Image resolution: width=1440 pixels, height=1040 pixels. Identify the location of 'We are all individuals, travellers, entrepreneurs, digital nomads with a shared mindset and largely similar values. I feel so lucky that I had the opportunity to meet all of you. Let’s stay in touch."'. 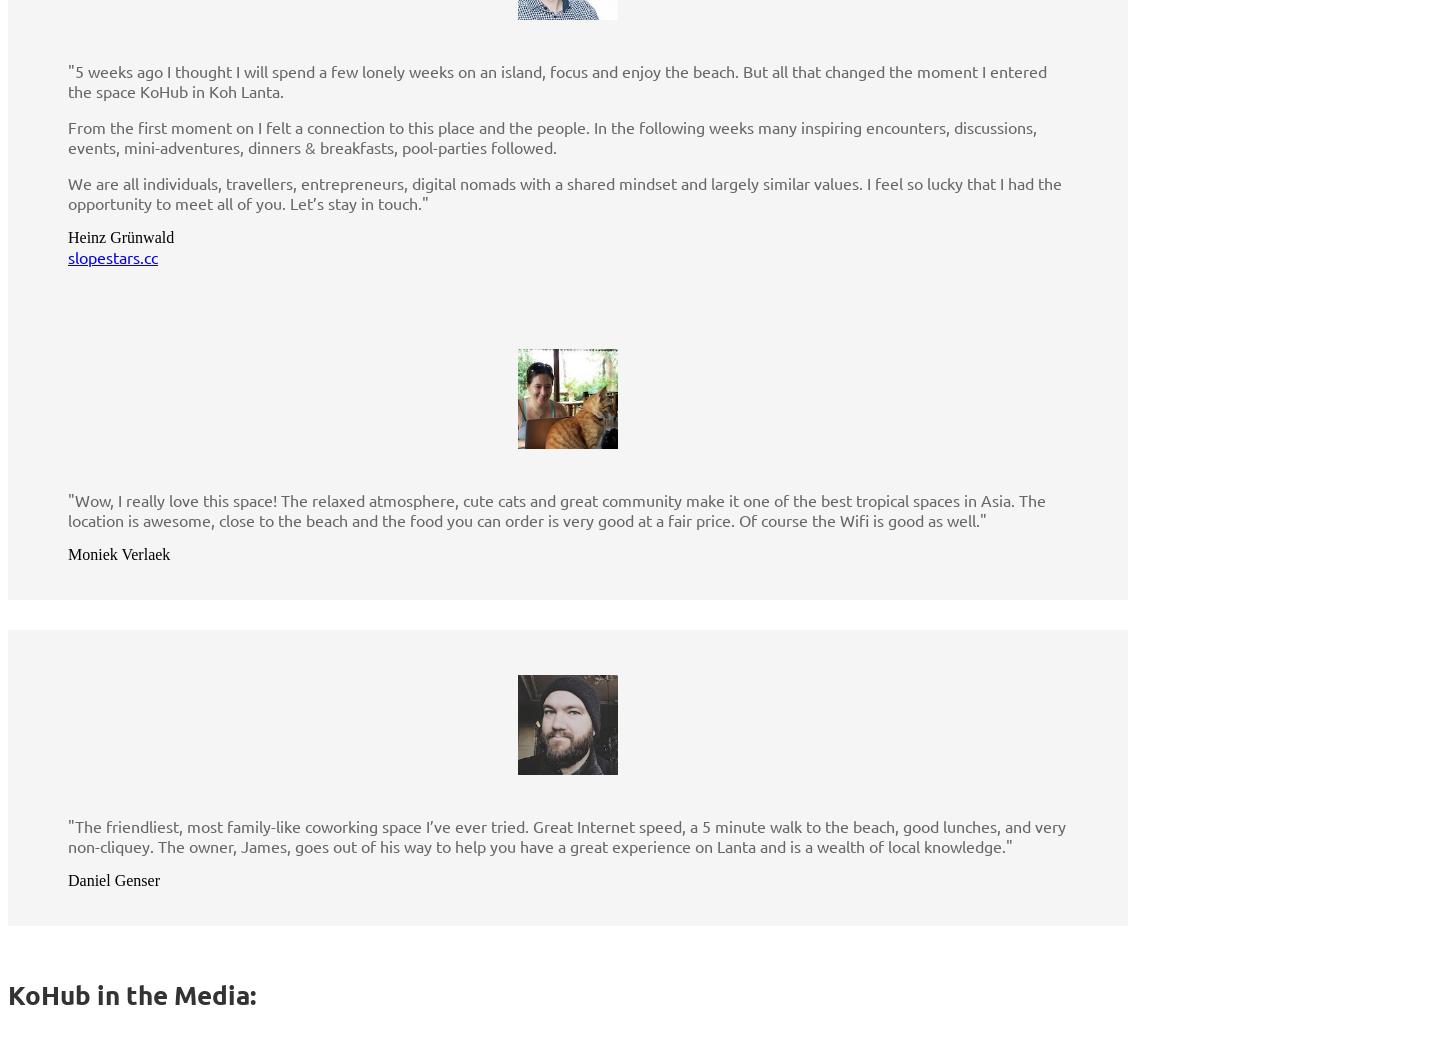
(565, 193).